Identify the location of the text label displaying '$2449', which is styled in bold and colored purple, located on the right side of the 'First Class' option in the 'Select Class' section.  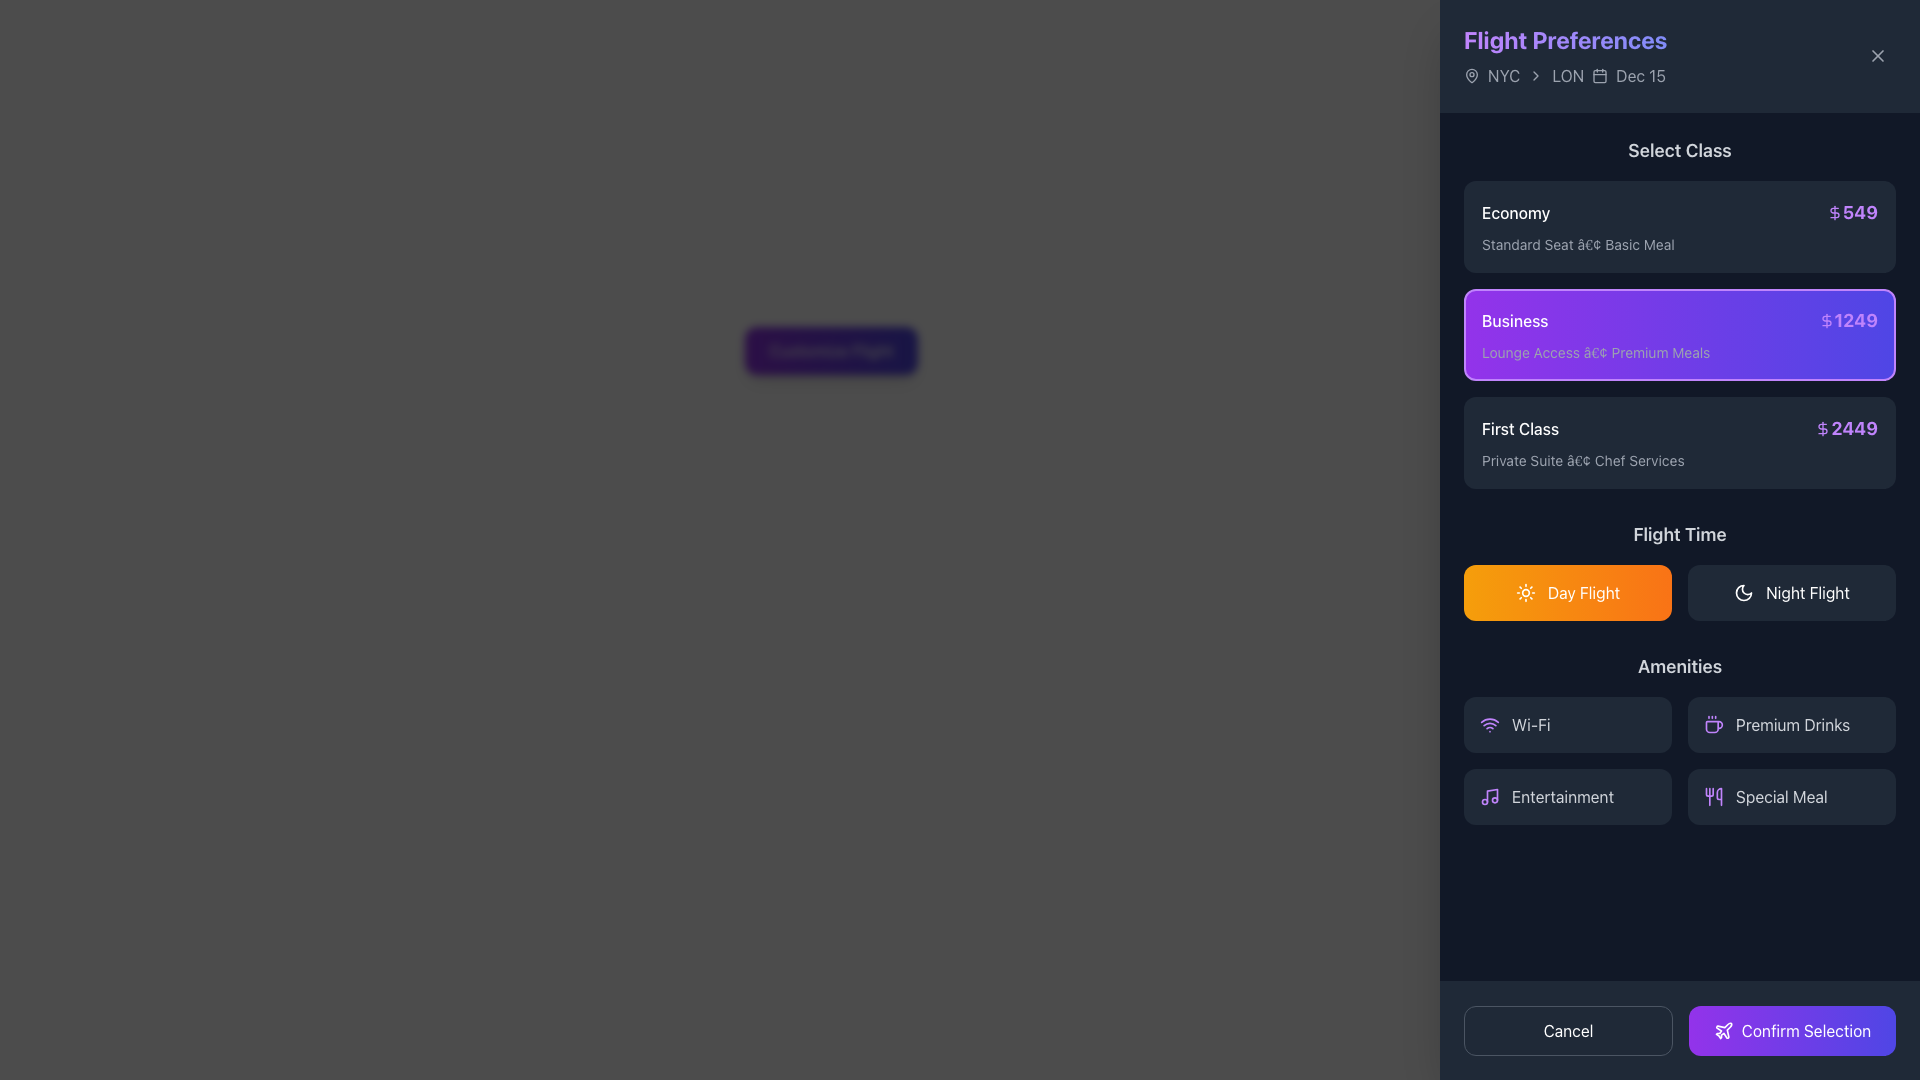
(1845, 427).